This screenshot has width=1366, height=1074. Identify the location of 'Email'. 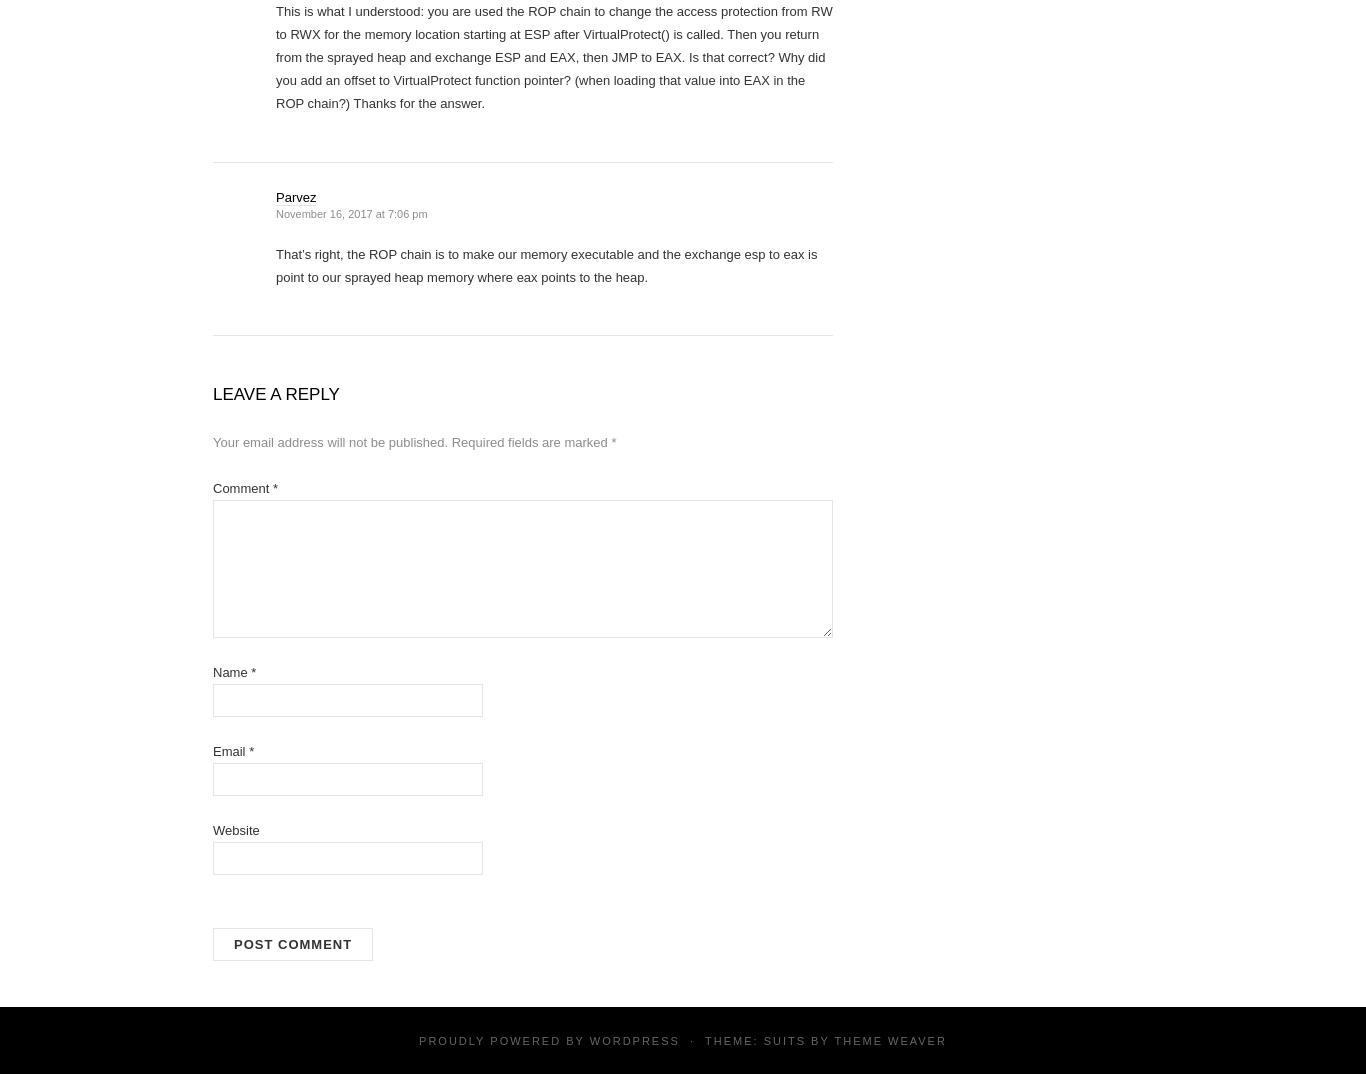
(230, 750).